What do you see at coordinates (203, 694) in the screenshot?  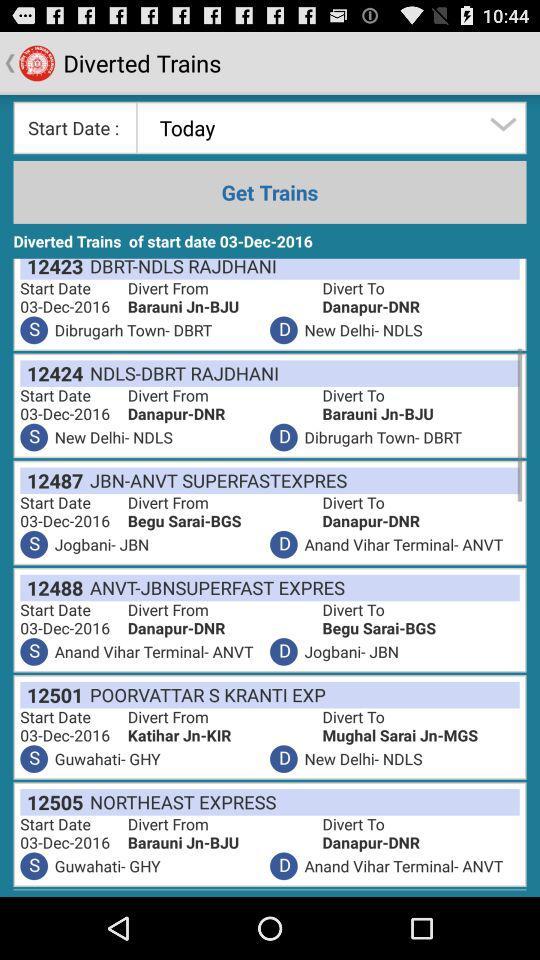 I see `the poorvattar s kranti app` at bounding box center [203, 694].